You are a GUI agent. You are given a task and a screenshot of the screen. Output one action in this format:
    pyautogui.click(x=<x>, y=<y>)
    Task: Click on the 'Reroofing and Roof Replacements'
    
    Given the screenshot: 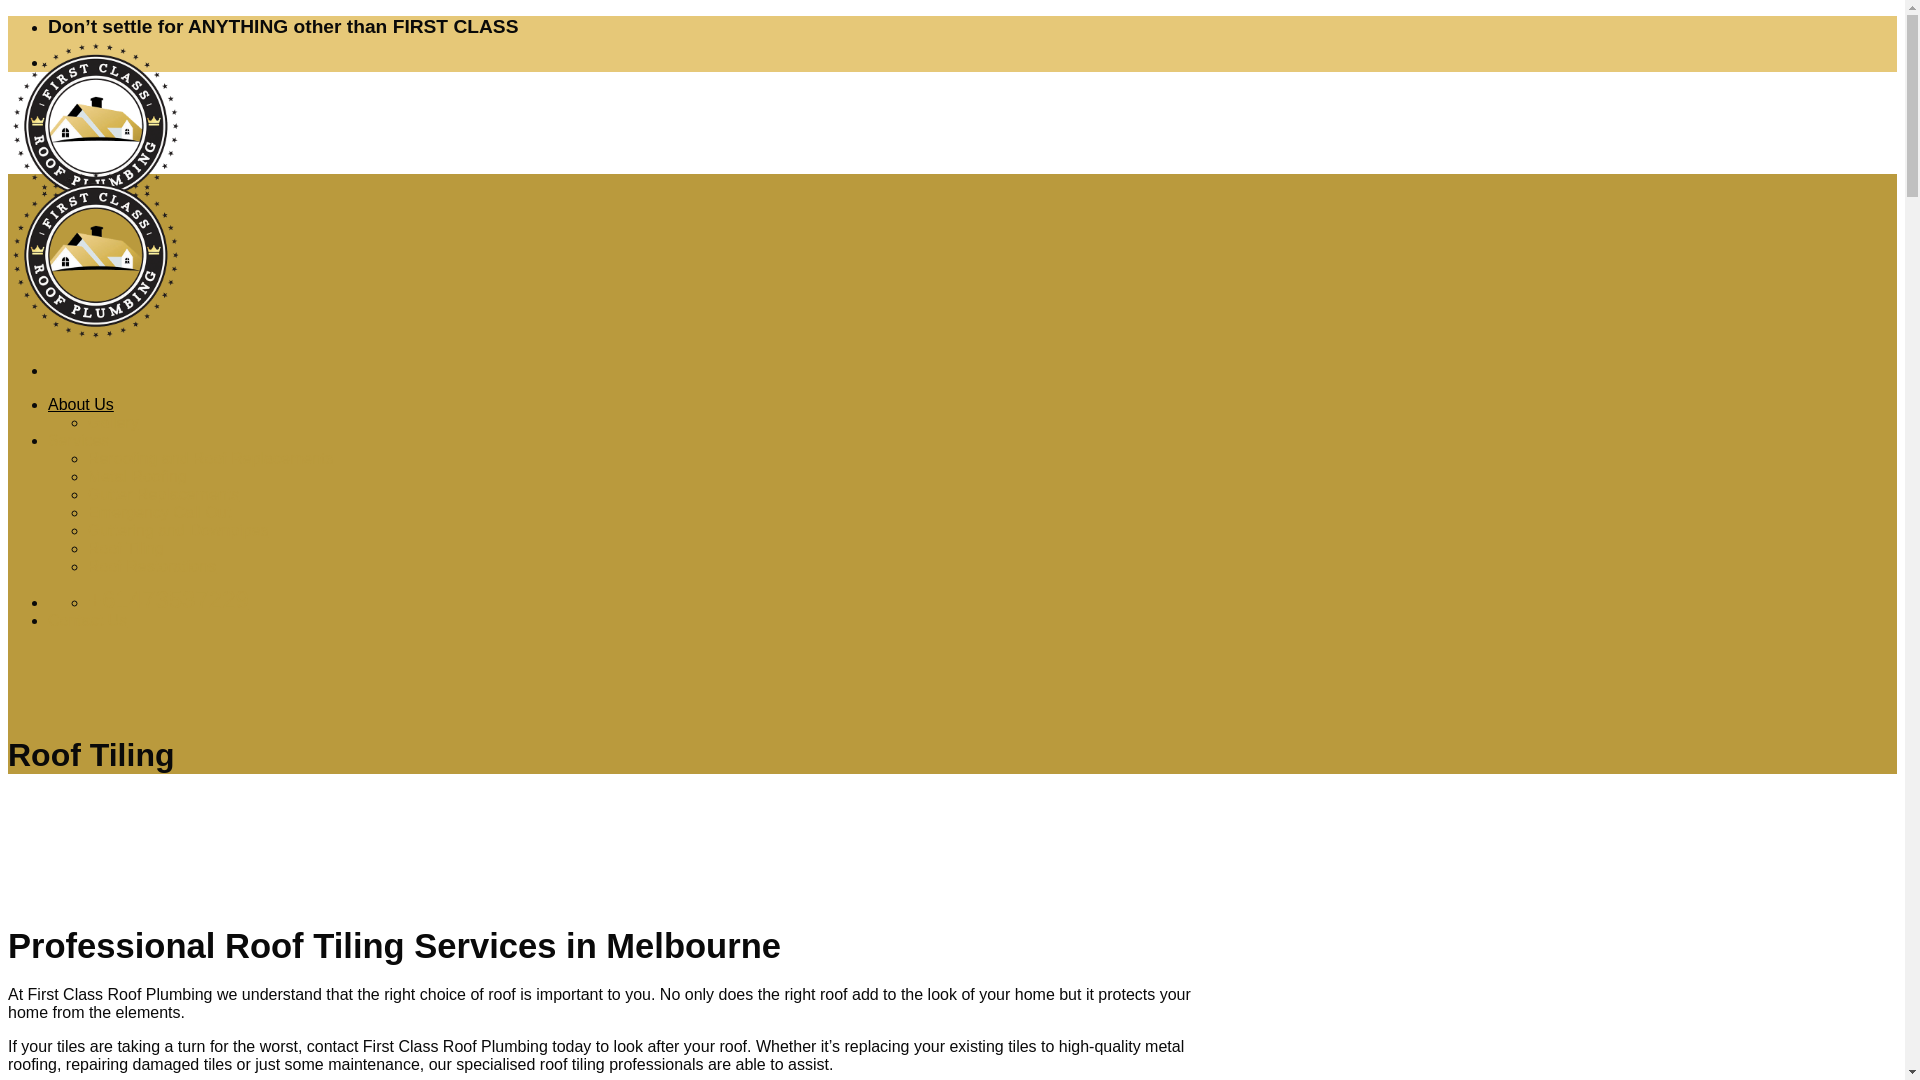 What is the action you would take?
    pyautogui.click(x=210, y=458)
    